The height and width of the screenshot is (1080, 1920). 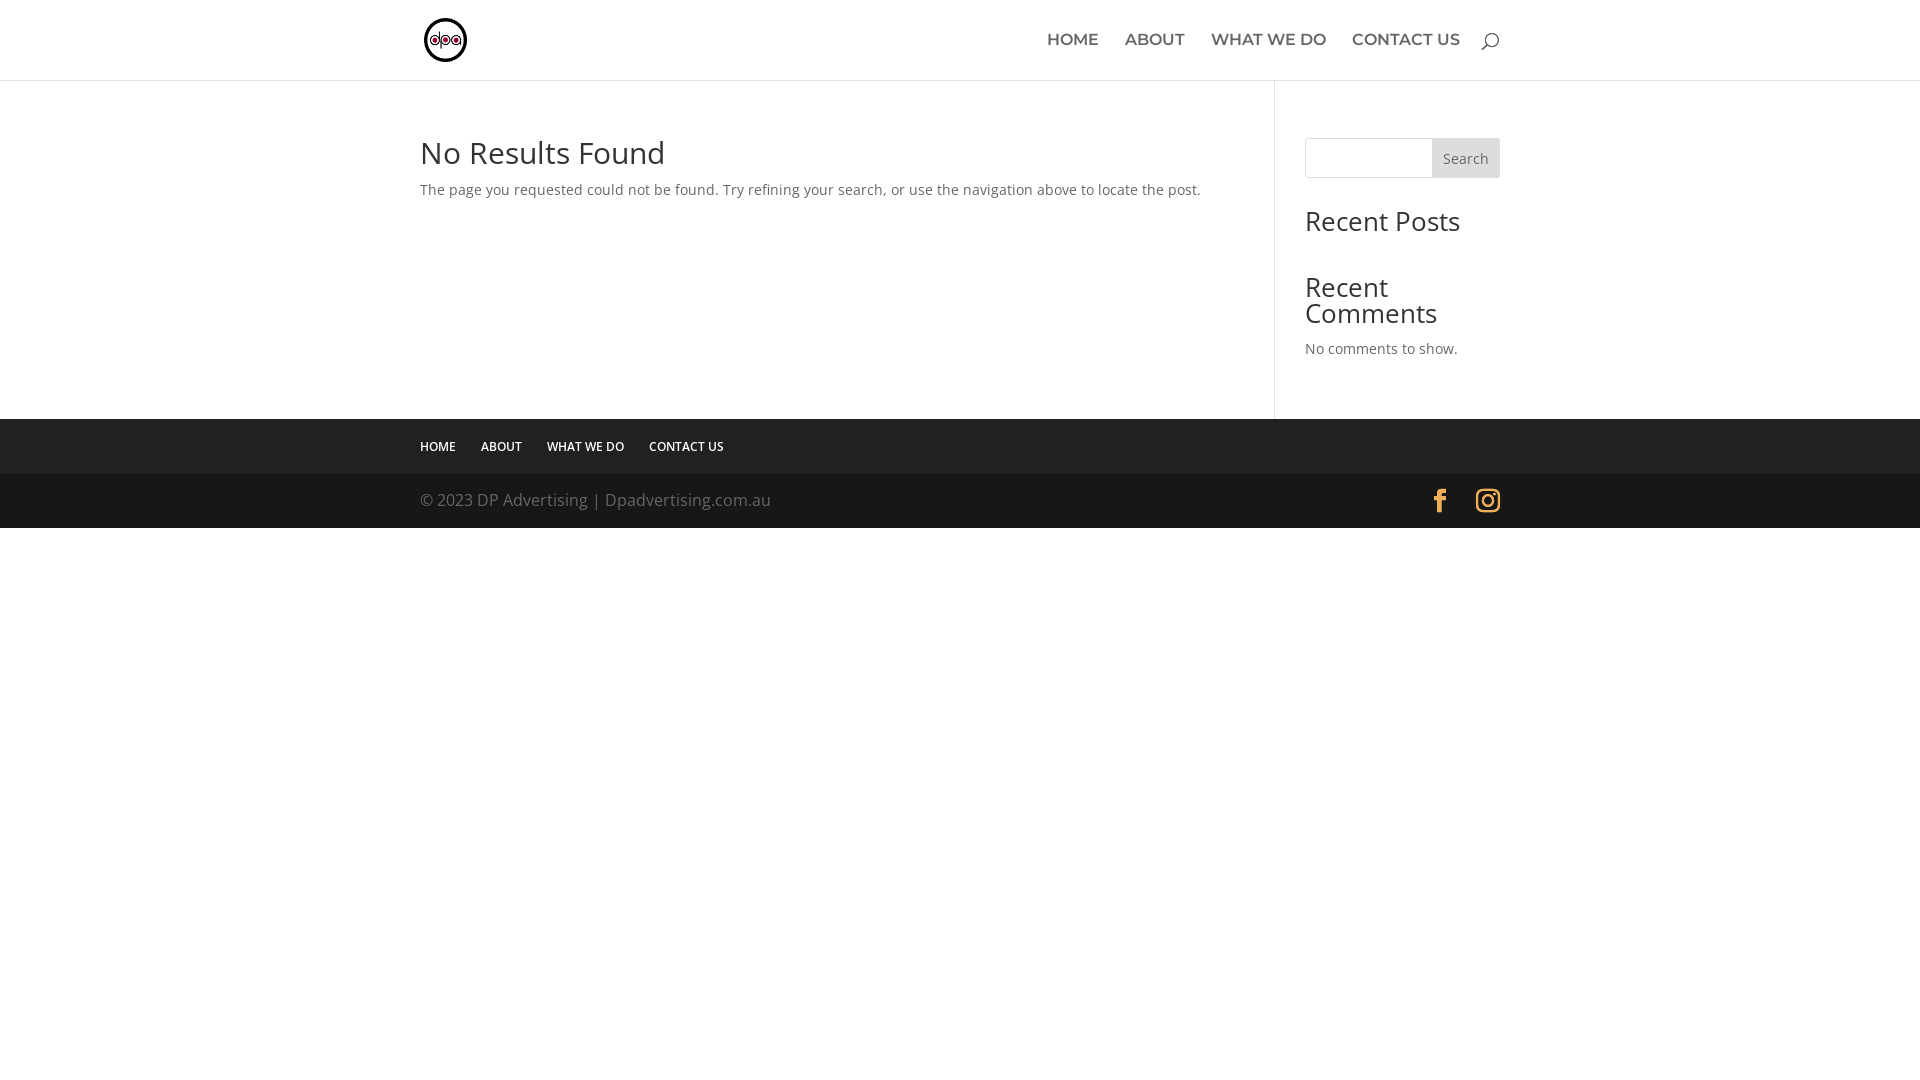 I want to click on 'Search', so click(x=1465, y=157).